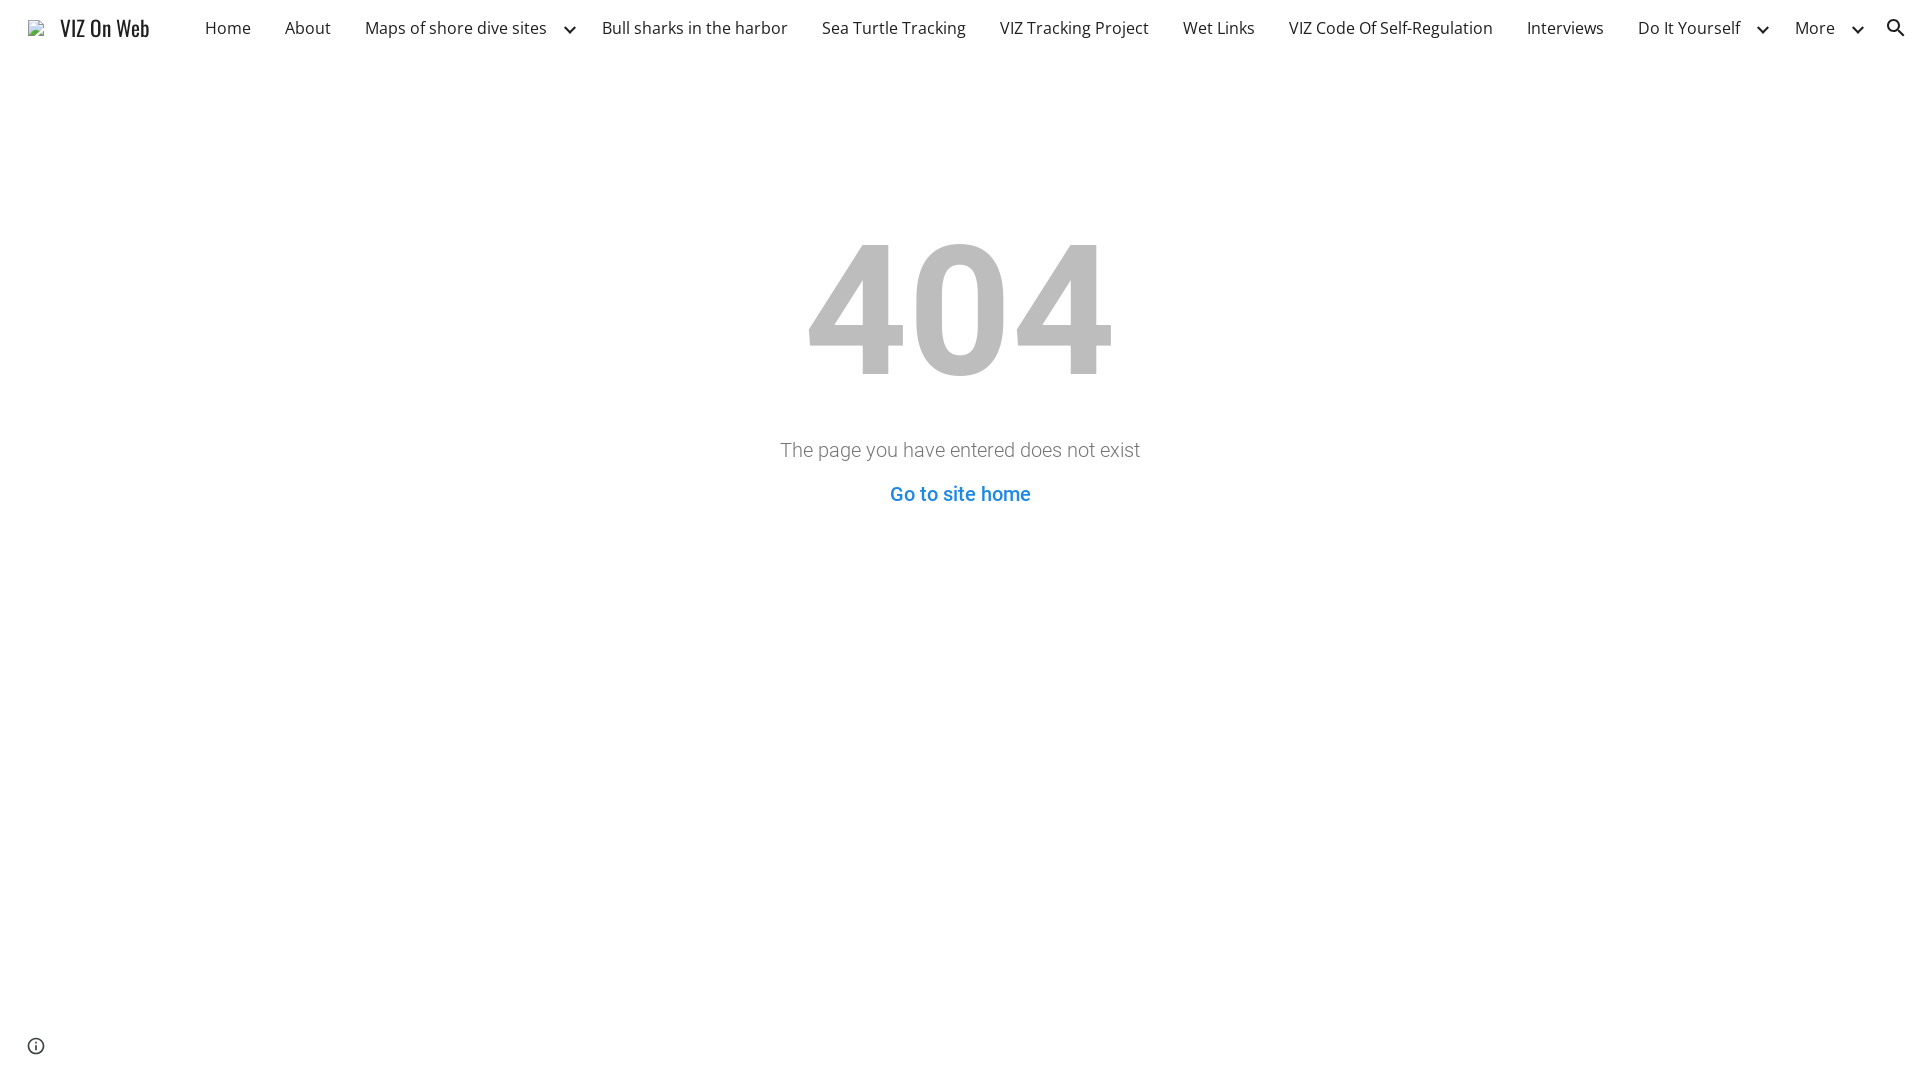 The image size is (1920, 1080). I want to click on 'Home', so click(227, 27).